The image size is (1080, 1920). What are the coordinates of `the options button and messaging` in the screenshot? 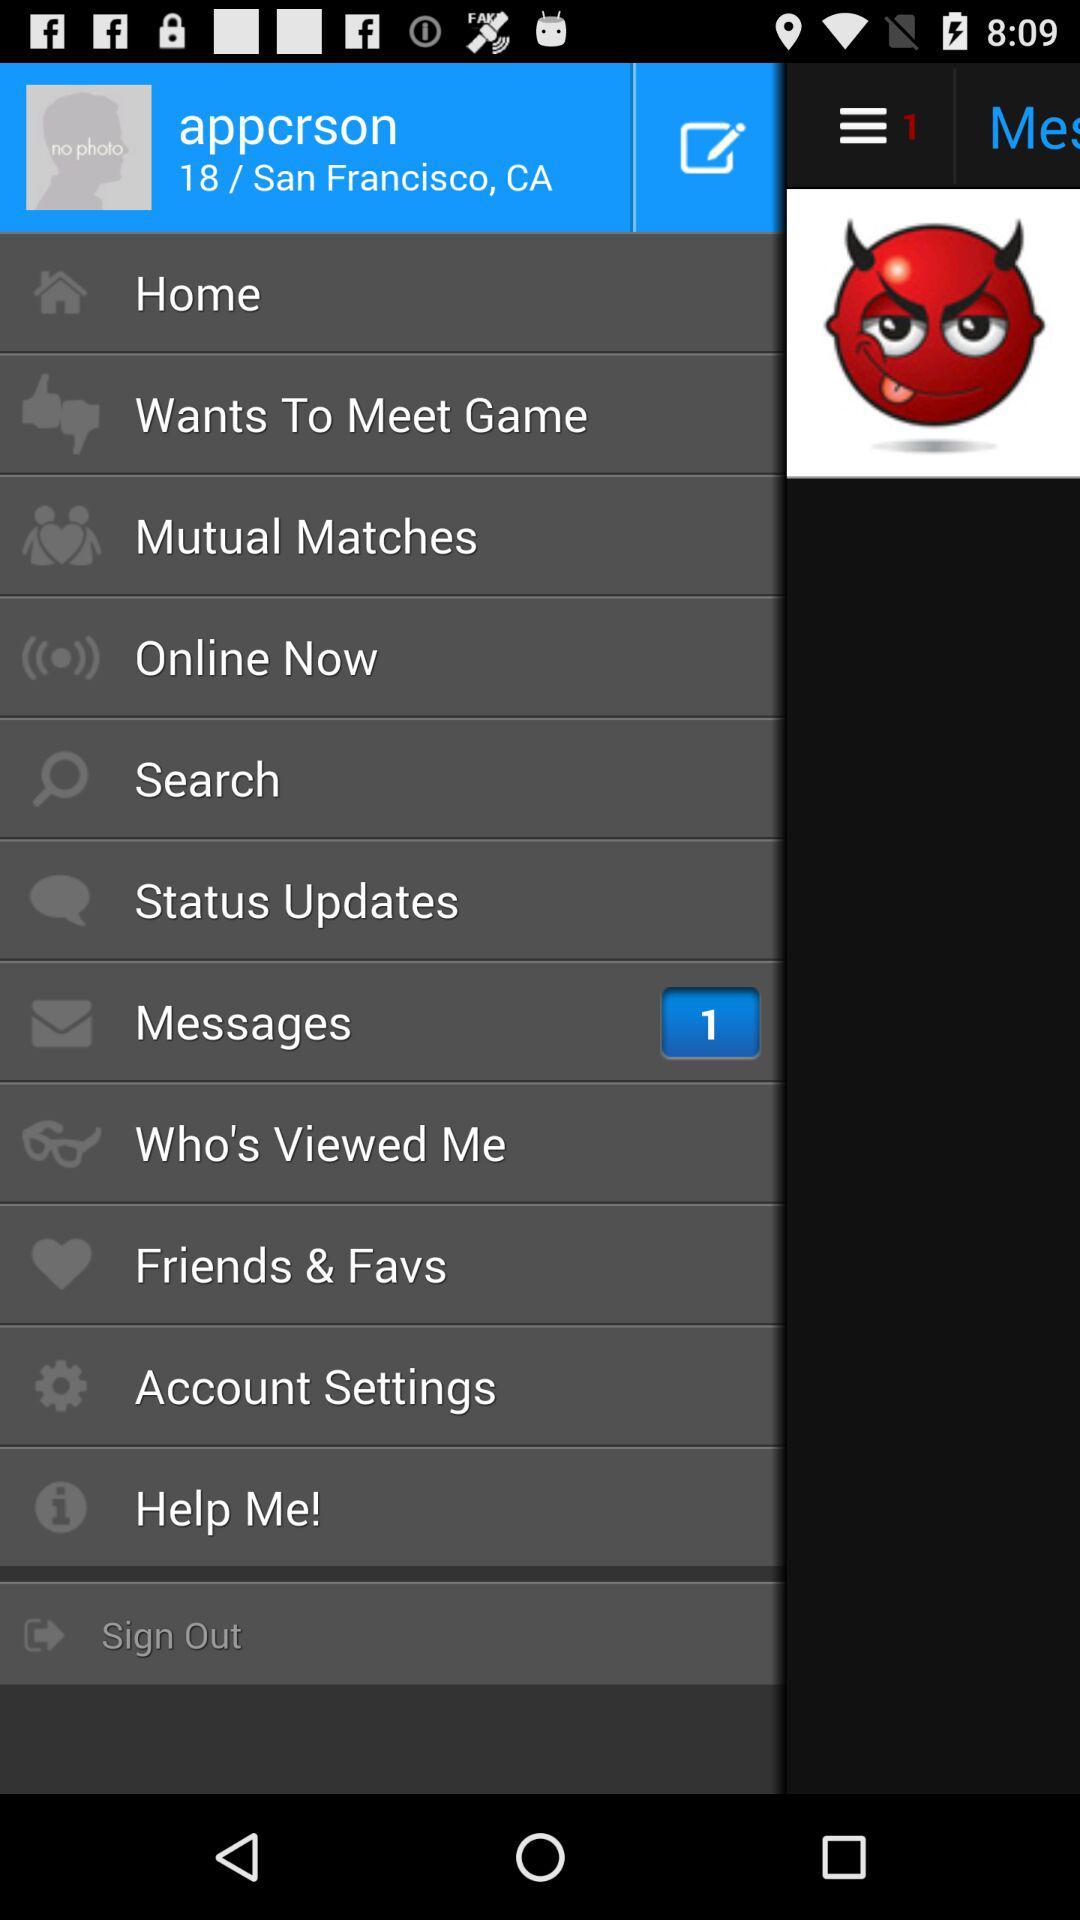 It's located at (933, 124).